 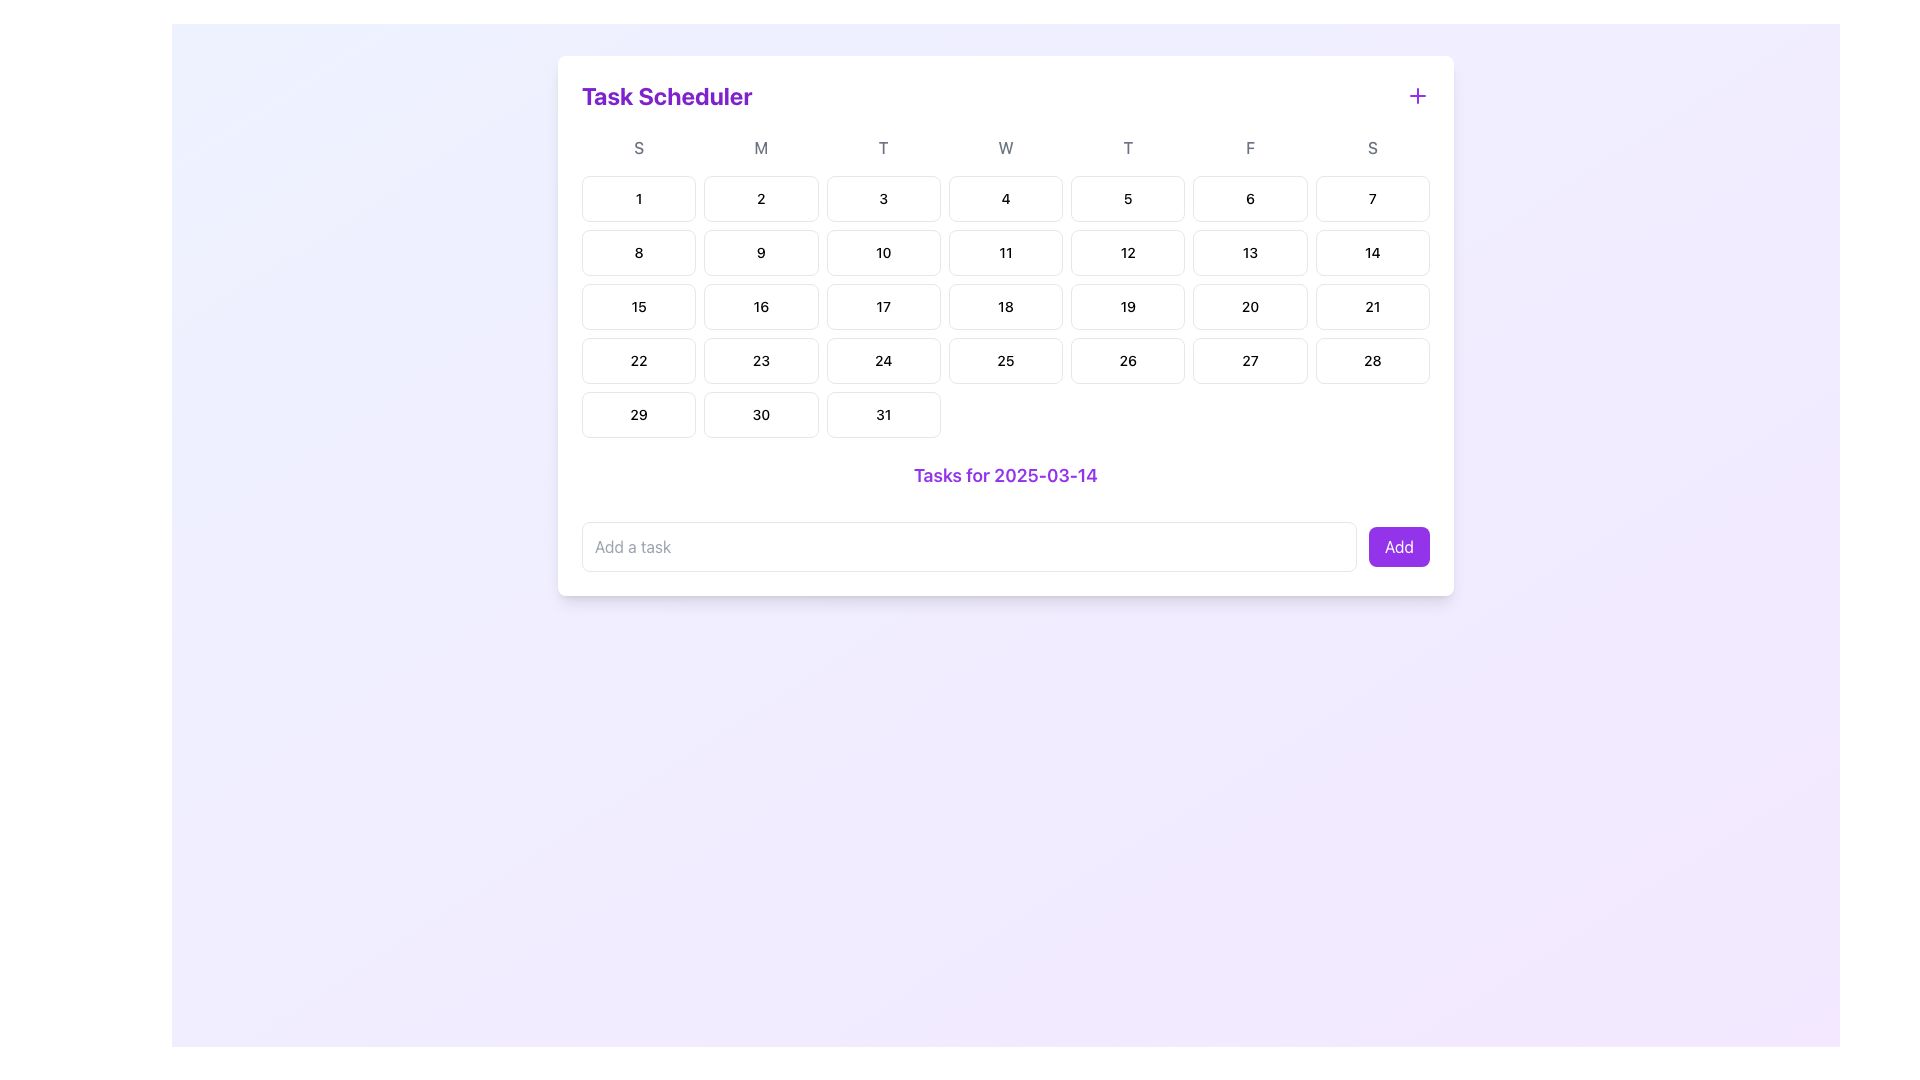 I want to click on the calendar cell displaying the number '17', so click(x=882, y=307).